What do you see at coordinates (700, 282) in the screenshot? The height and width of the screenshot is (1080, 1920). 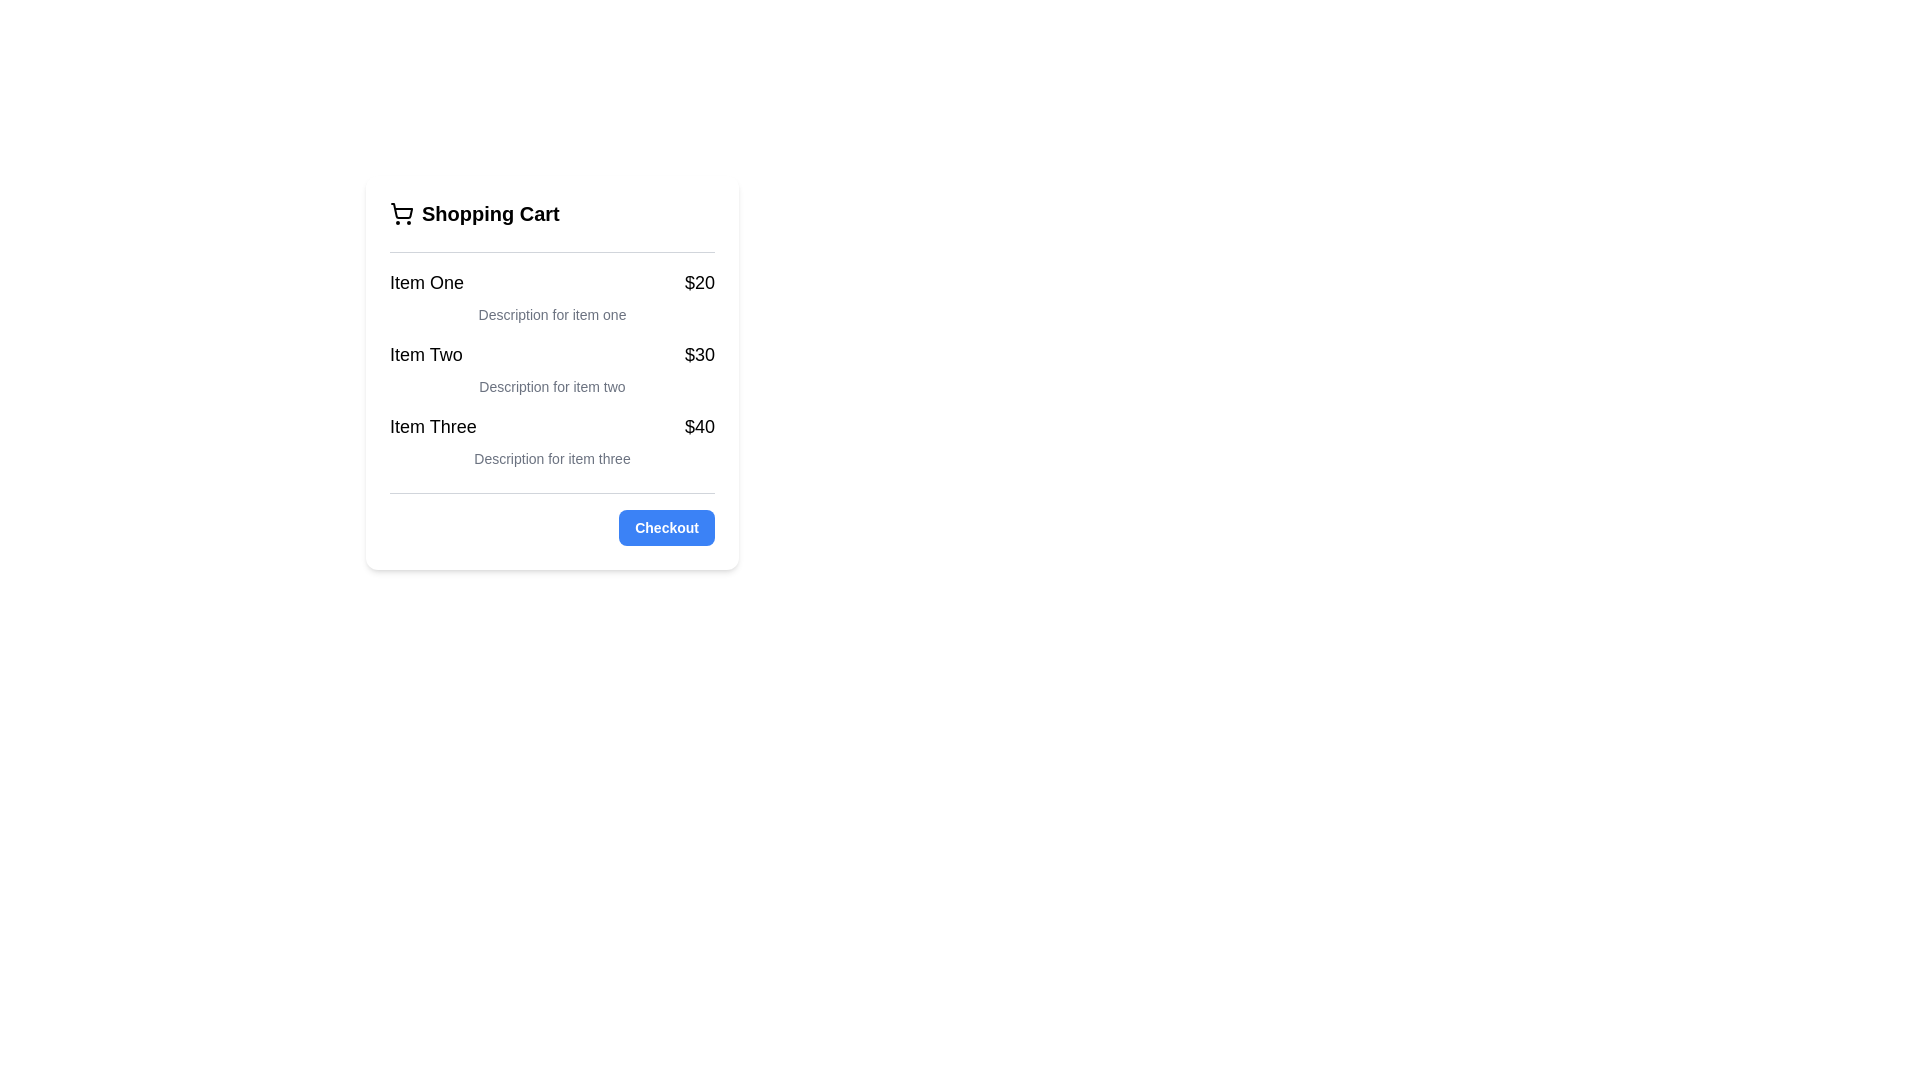 I see `the static text label that displays the price of 'Item One' in the shopping cart interface, located at the top-right corner of the item's row` at bounding box center [700, 282].